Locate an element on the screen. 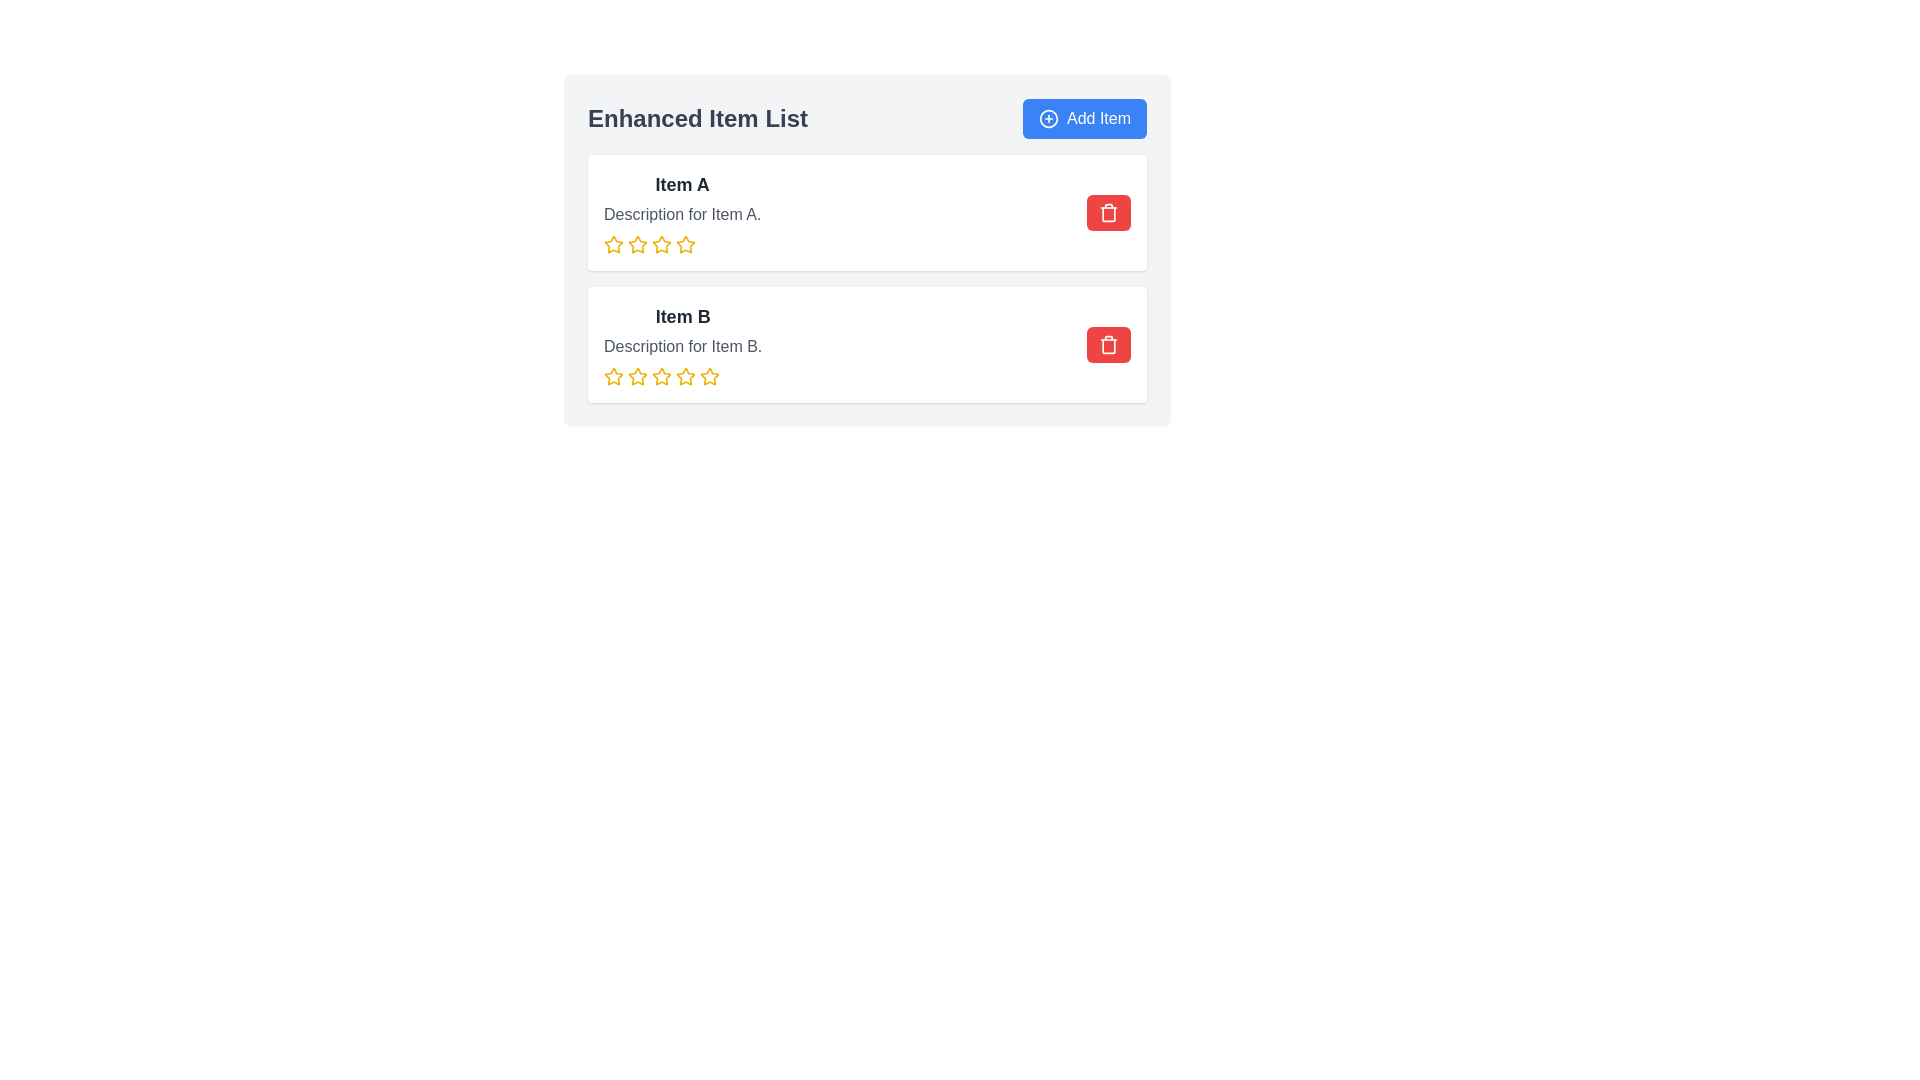  the first star-shaped Rating icon, which is outlined in yellow and is part of a rating system, positioned underneath the text description for Item B is located at coordinates (613, 376).